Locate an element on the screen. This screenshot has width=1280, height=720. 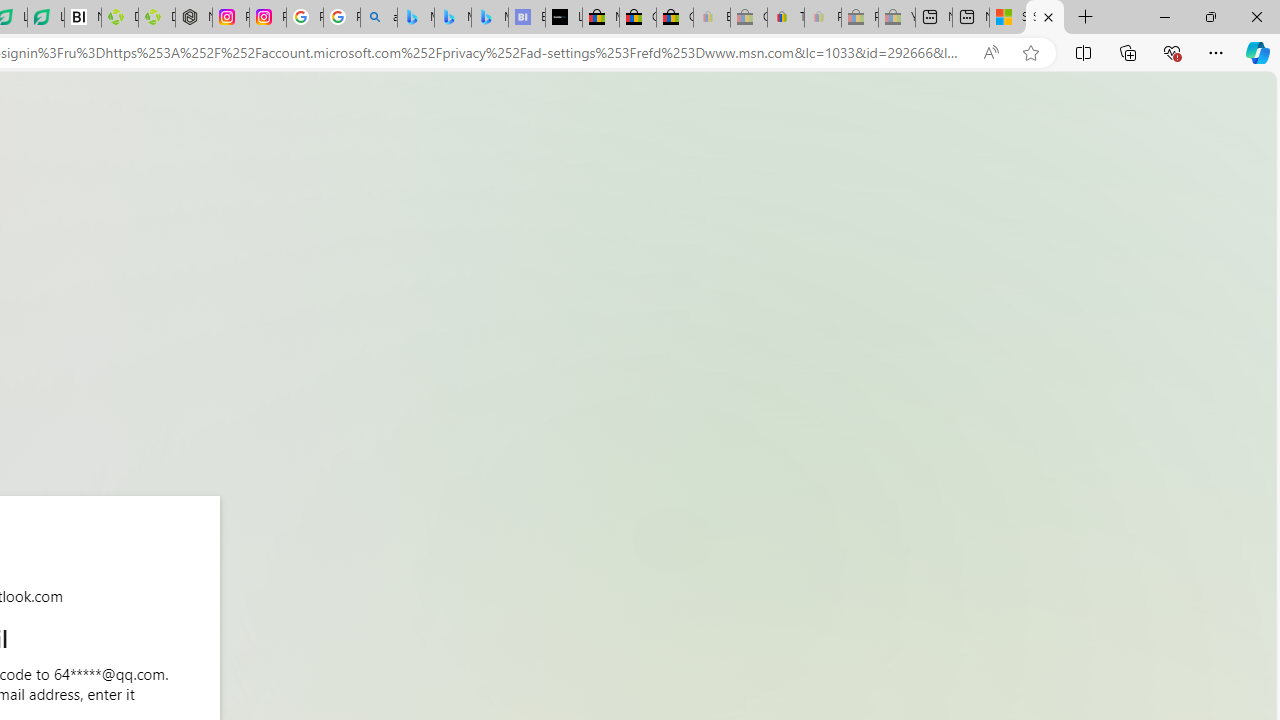
'Yard, Garden & Outdoor Living - Sleeping' is located at coordinates (896, 17).